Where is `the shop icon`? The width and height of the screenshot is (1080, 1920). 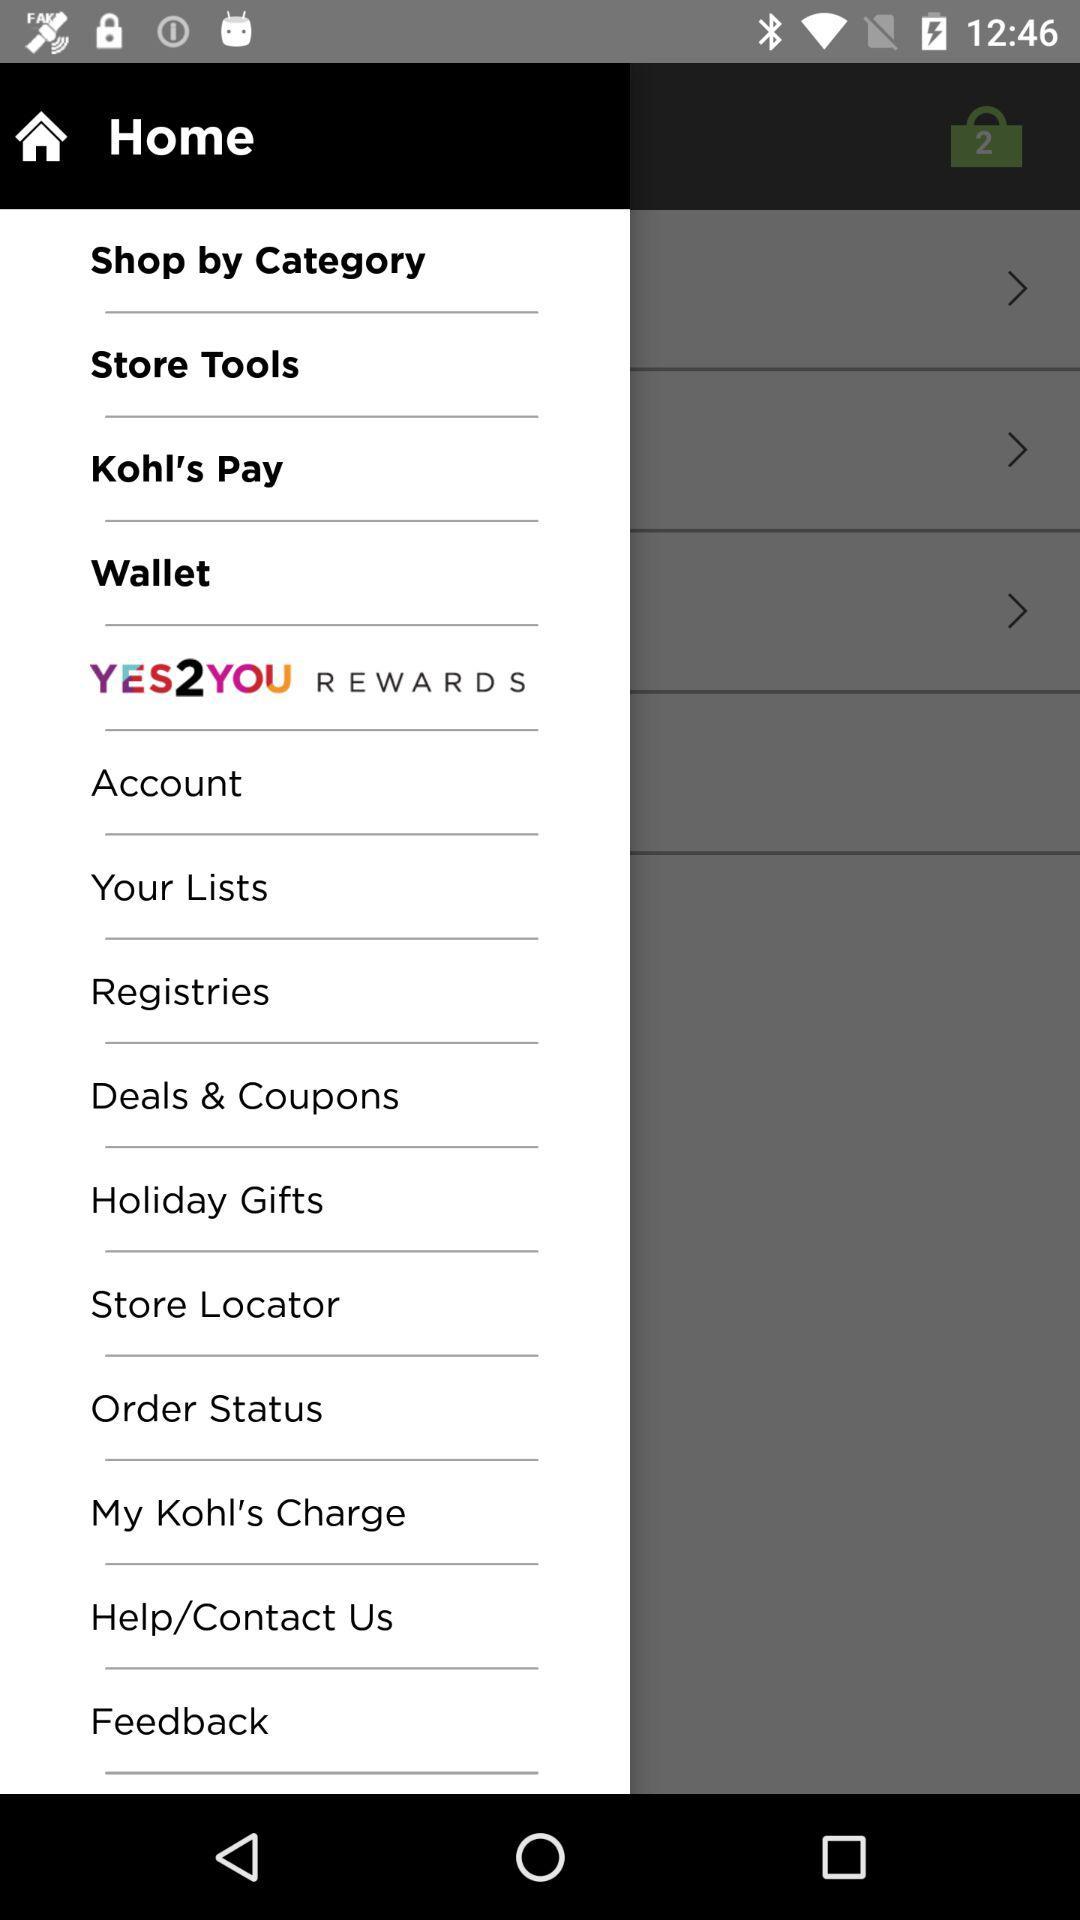 the shop icon is located at coordinates (980, 135).